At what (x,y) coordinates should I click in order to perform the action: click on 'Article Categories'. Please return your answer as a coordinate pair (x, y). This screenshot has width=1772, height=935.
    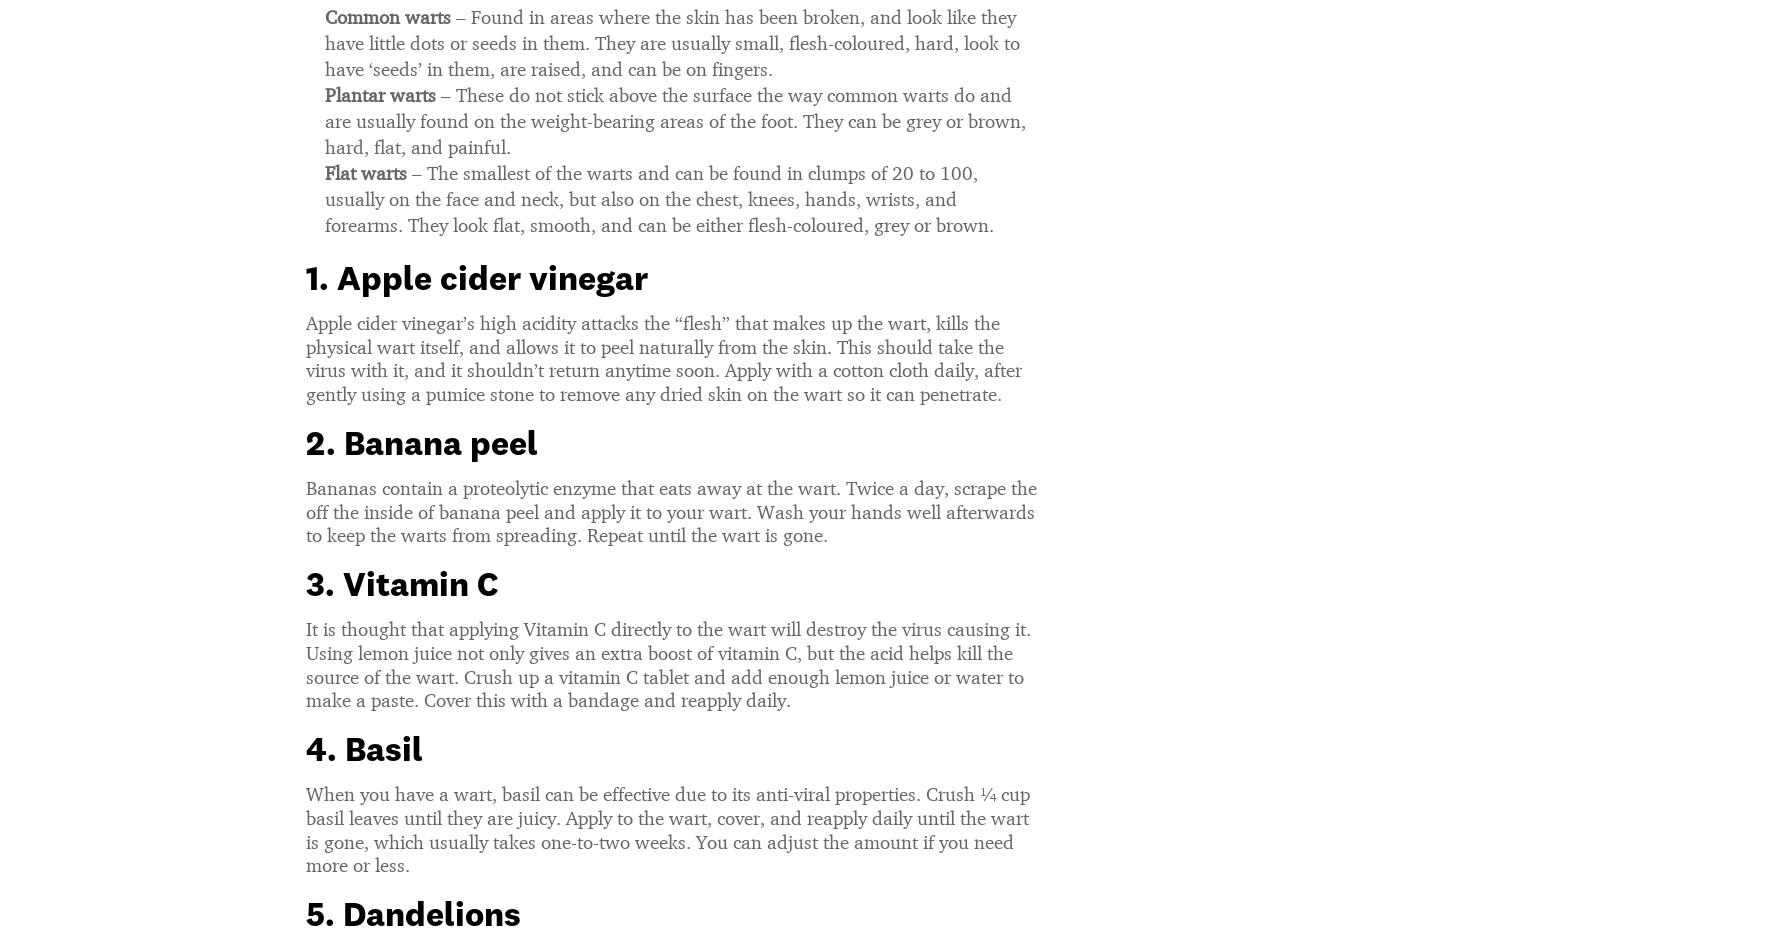
    Looking at the image, I should click on (1192, 917).